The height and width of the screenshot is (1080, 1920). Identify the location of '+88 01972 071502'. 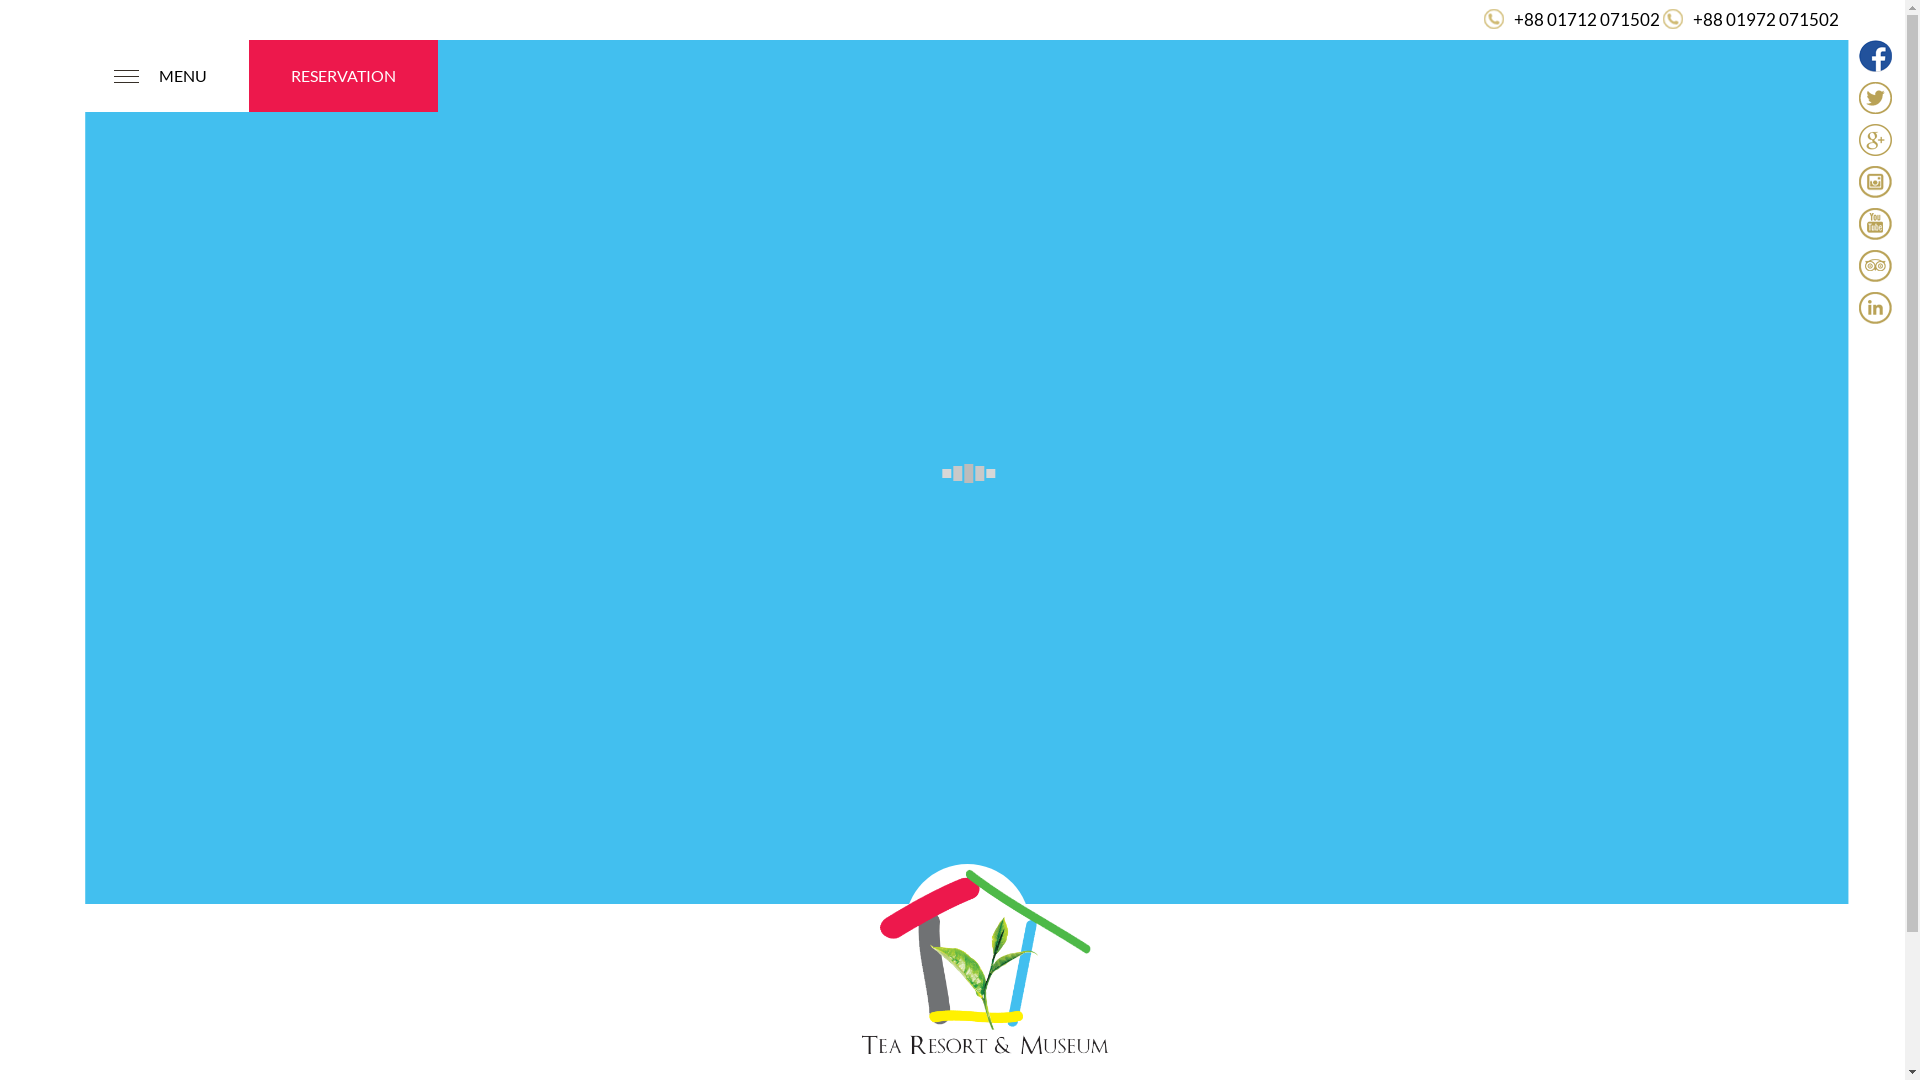
(1692, 19).